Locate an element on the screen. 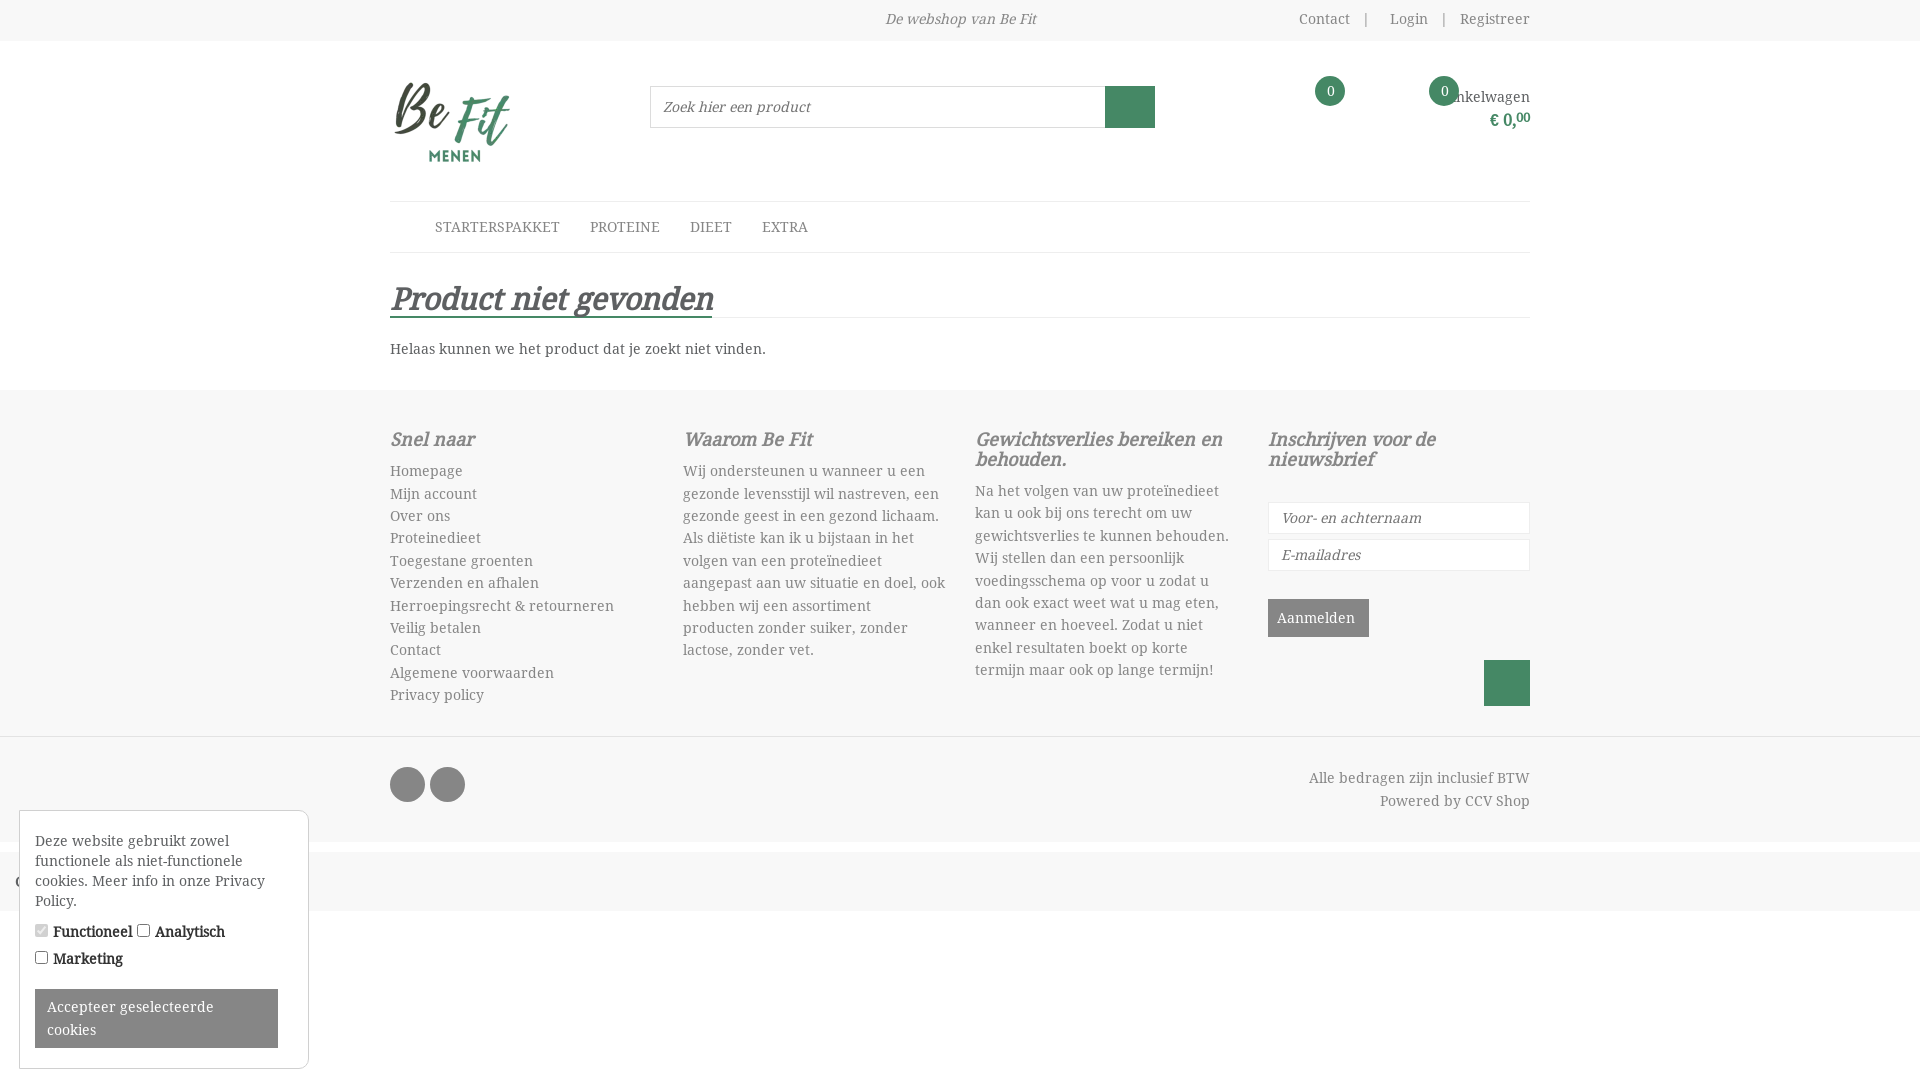 The width and height of the screenshot is (1920, 1080). 'Verzenden en afhalen' is located at coordinates (463, 582).